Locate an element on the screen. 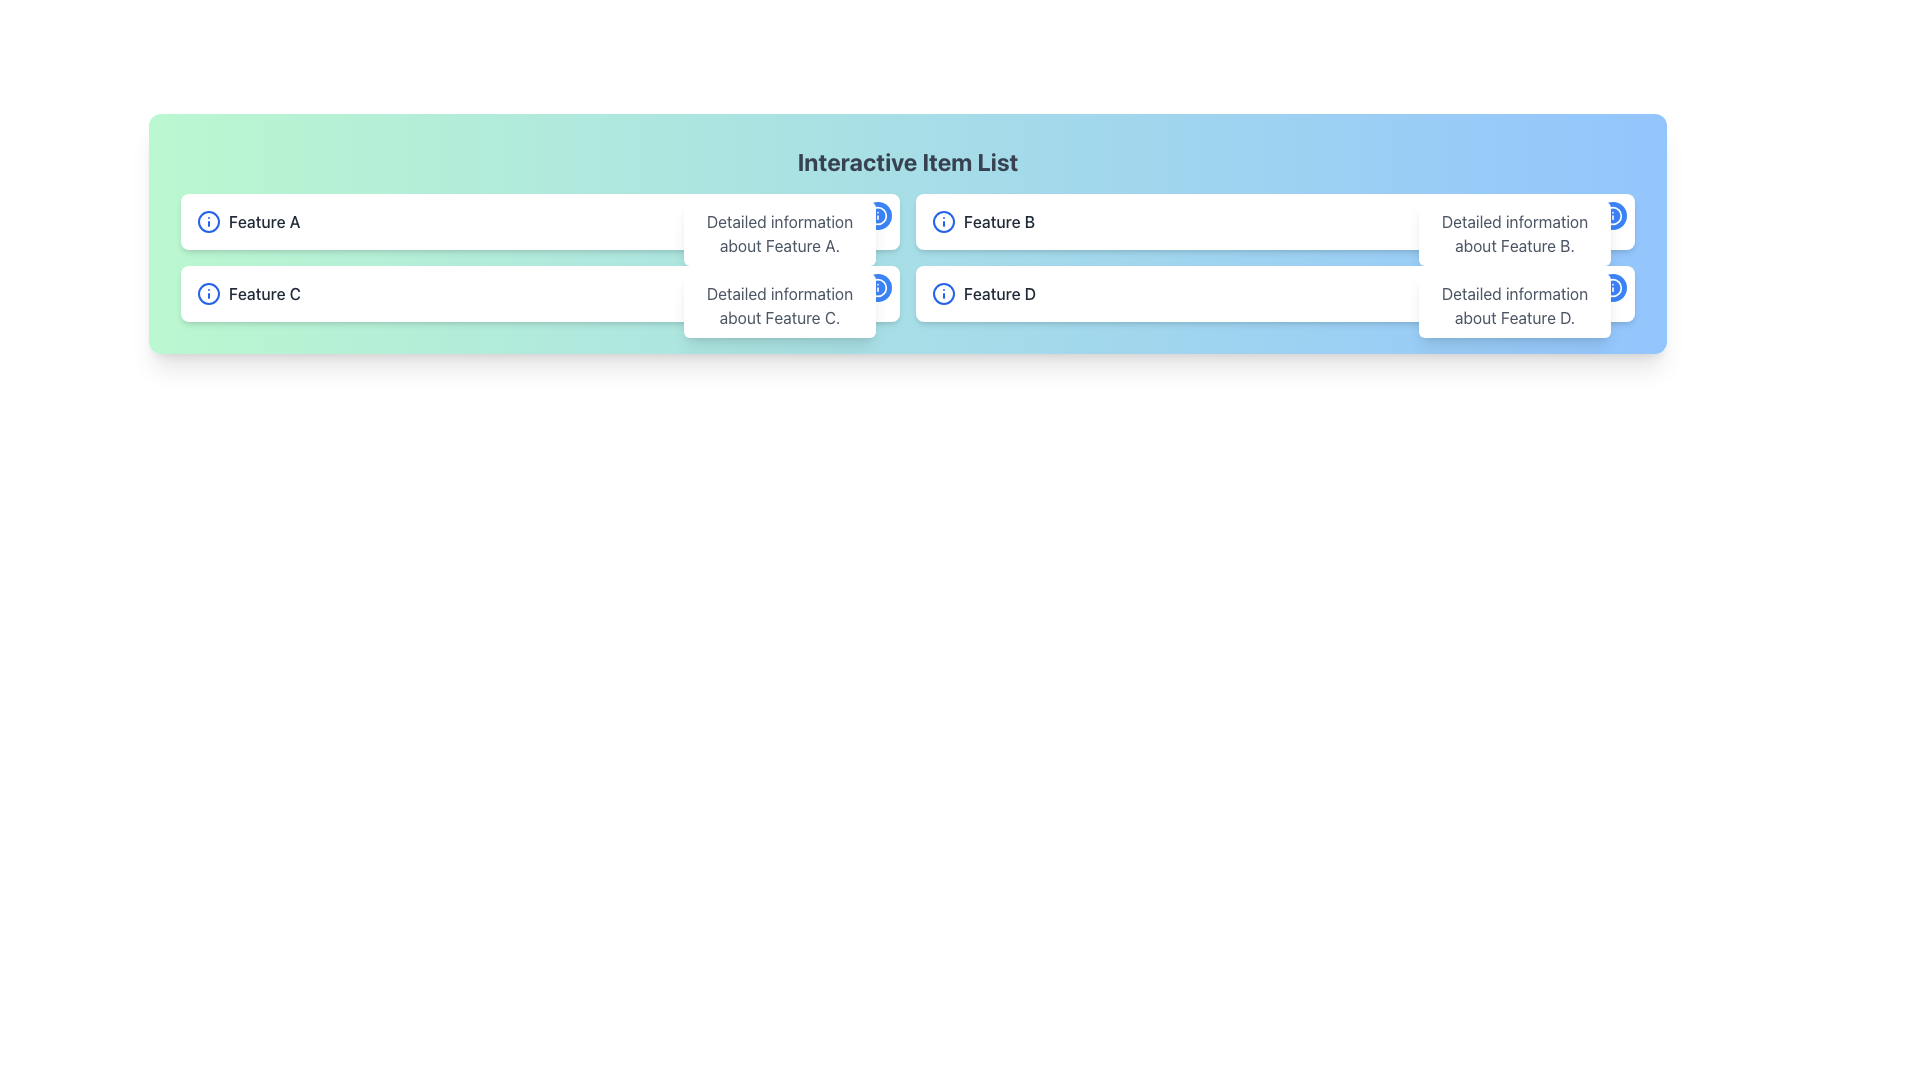  the text label displaying 'Feature B' in a medium-sized gray font located in the second row of a structured feature list is located at coordinates (999, 222).